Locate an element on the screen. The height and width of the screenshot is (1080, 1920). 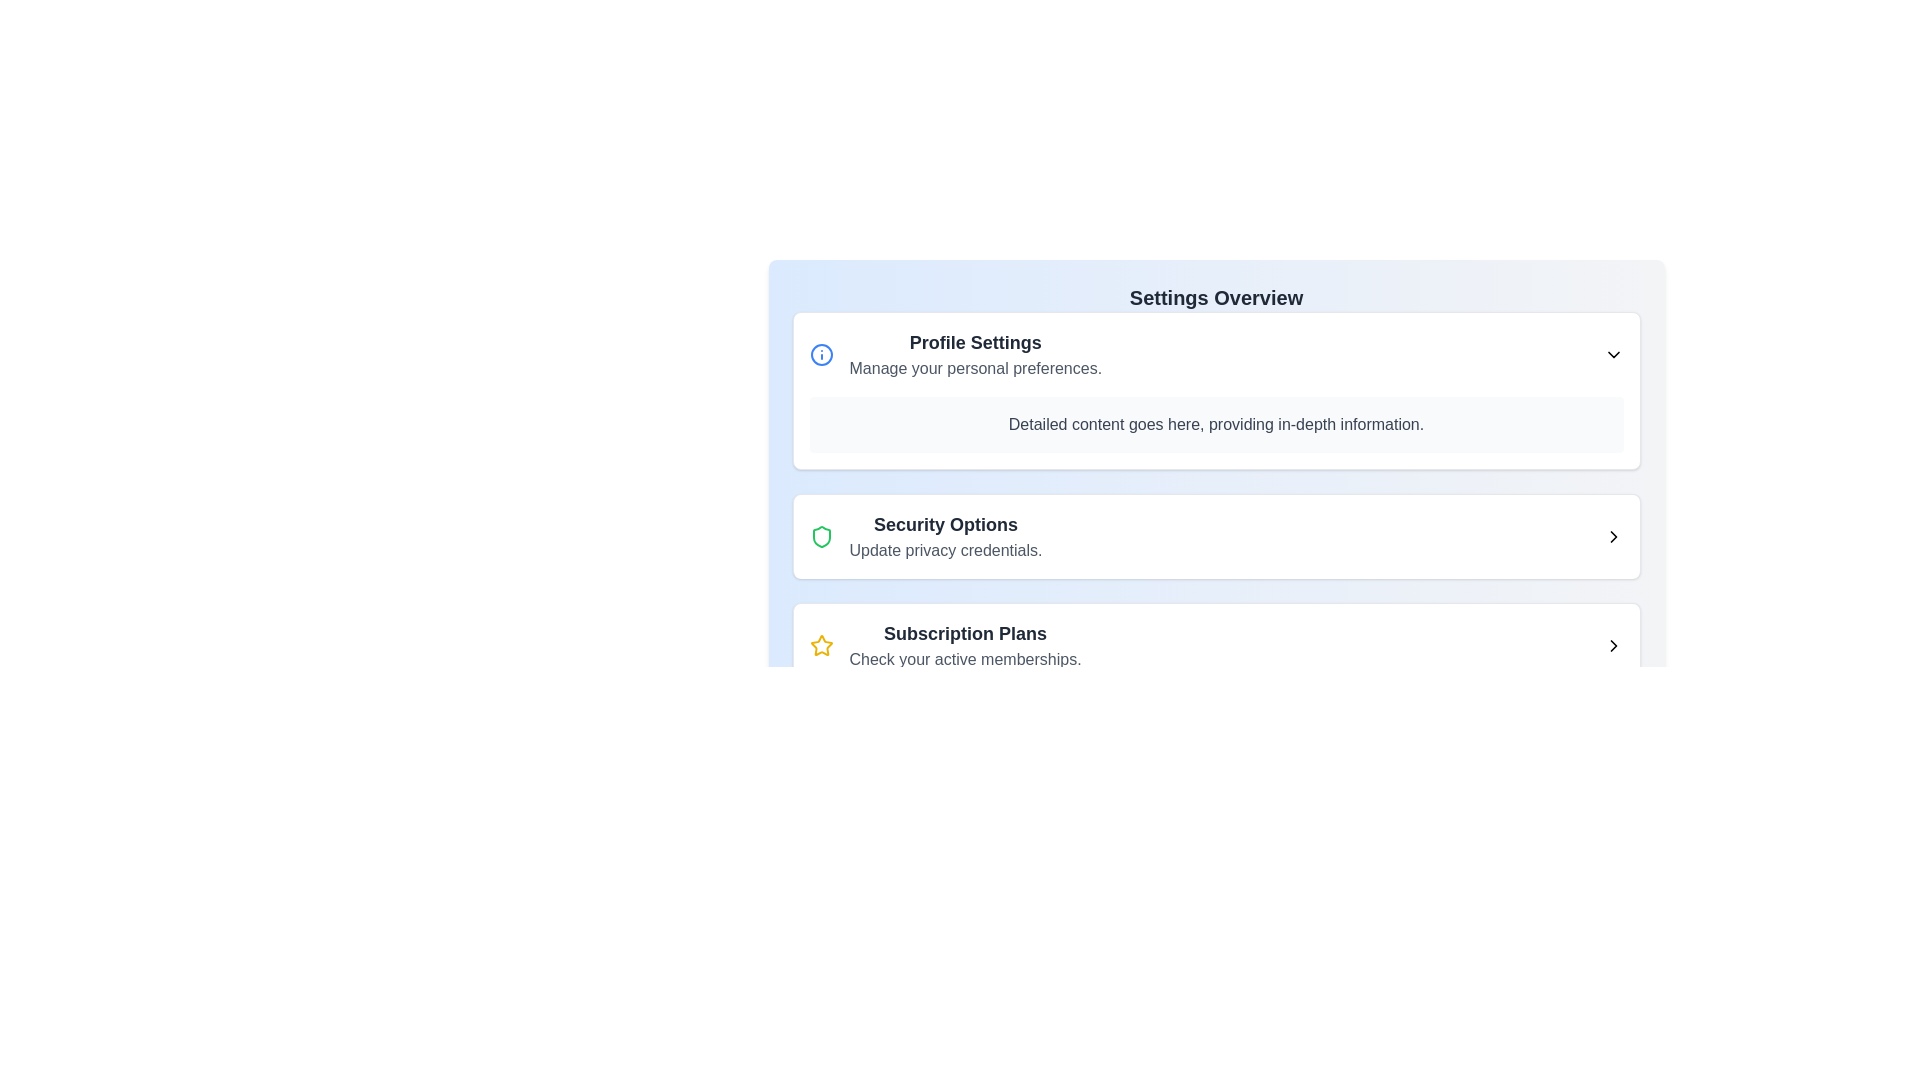
the second list item in the navigation feature is located at coordinates (1215, 535).